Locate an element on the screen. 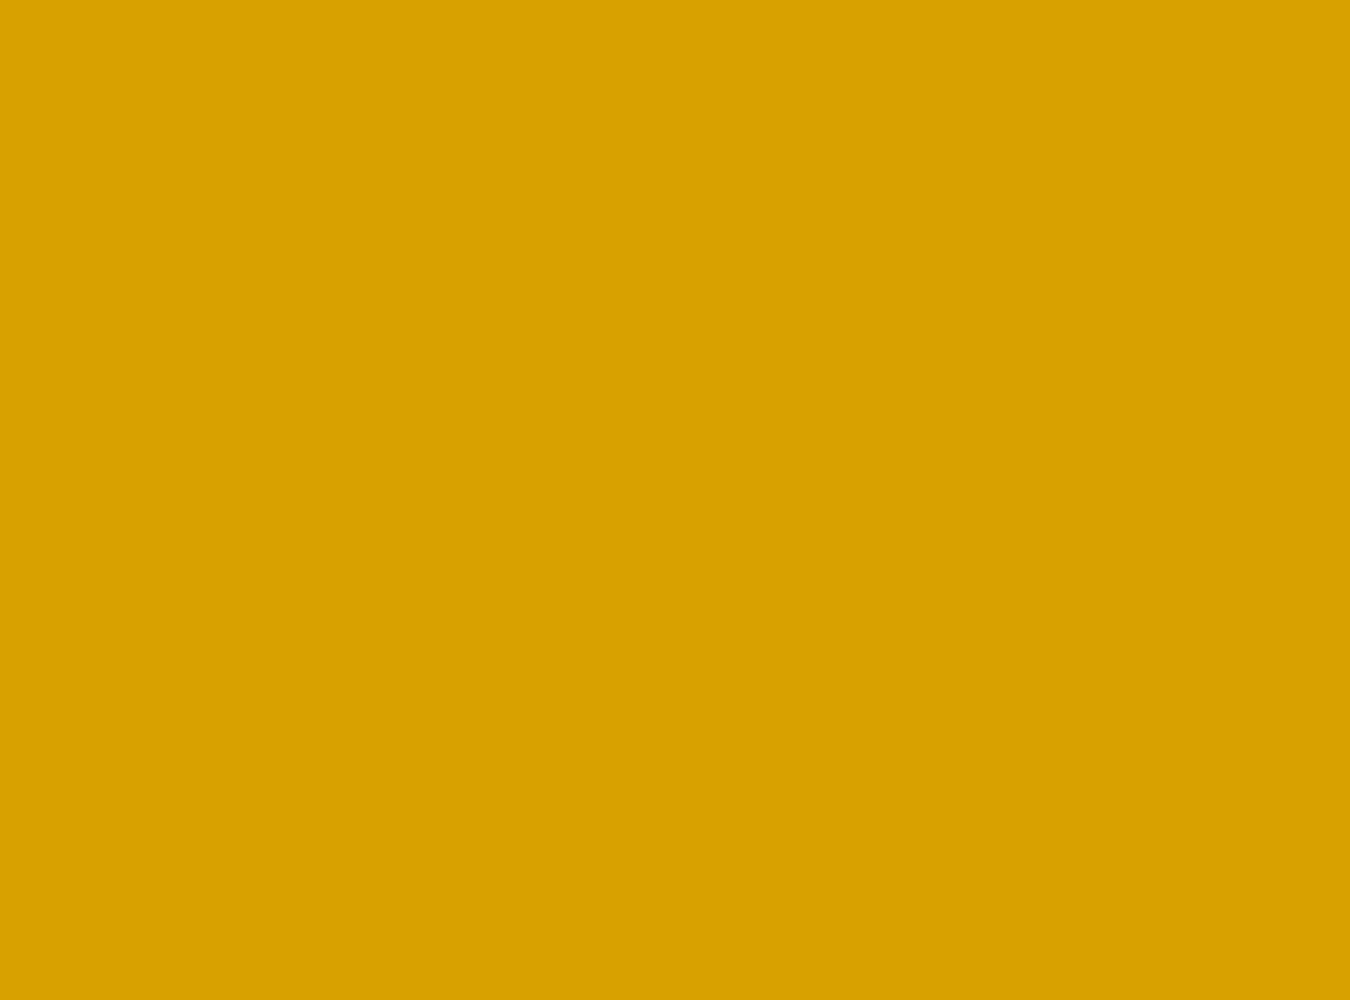  'SEARED TURMERIC CHICKEN BREAST' is located at coordinates (357, 758).